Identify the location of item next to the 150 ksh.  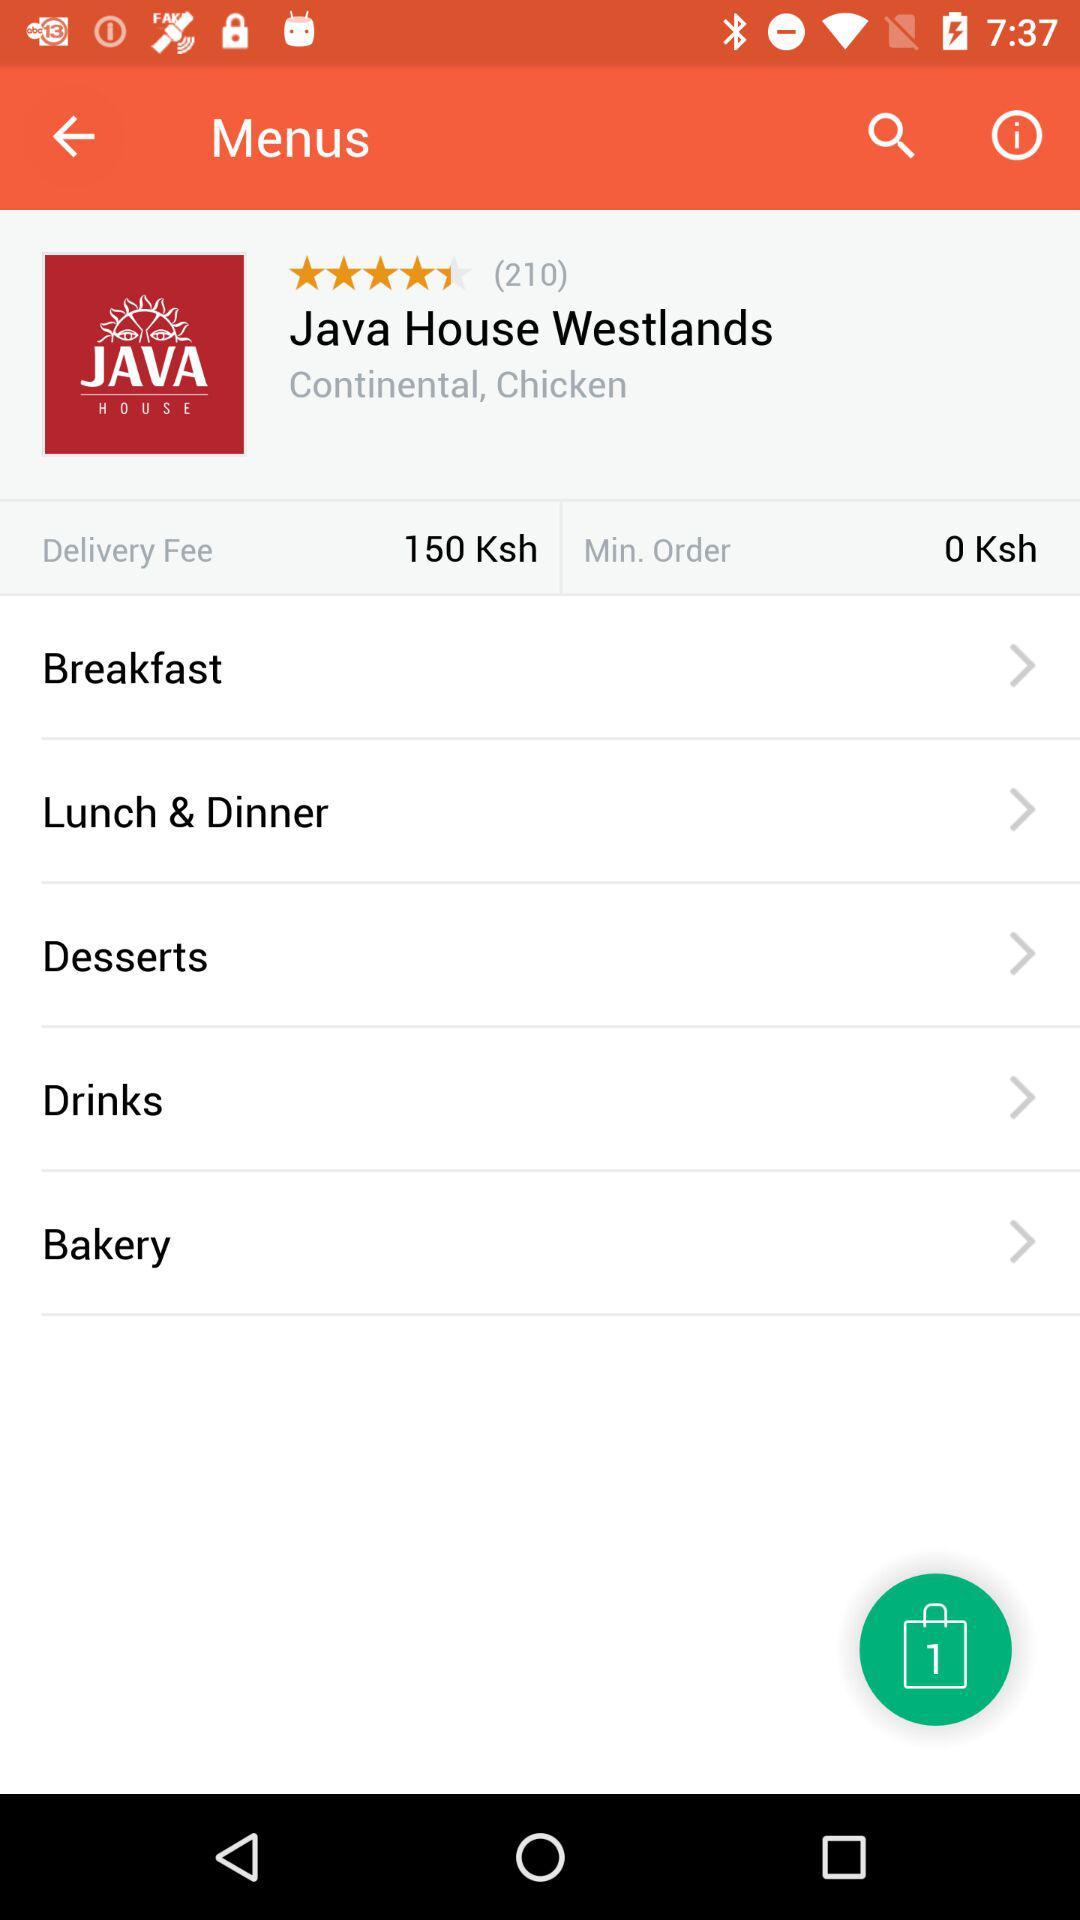
(222, 549).